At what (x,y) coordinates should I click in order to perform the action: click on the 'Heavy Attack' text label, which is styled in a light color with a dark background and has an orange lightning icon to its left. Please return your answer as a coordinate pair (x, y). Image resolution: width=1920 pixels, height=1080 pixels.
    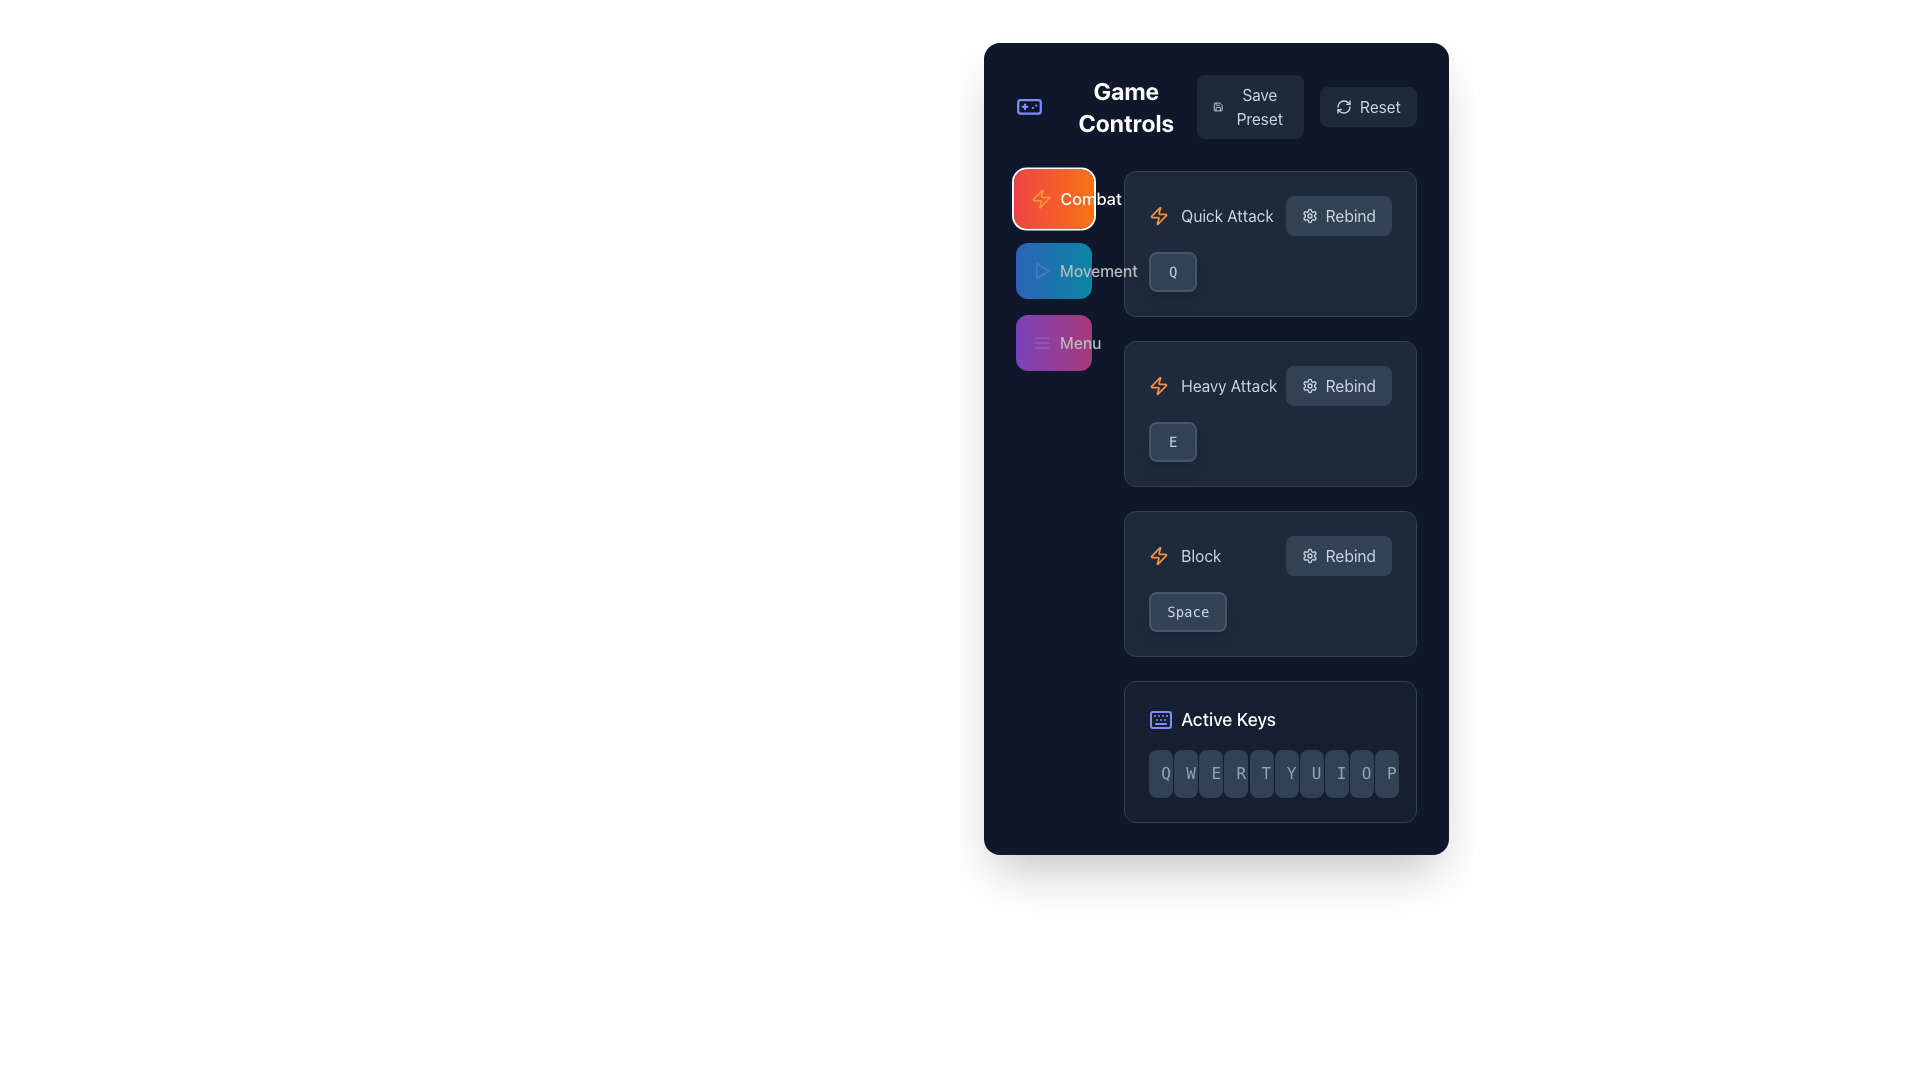
    Looking at the image, I should click on (1212, 385).